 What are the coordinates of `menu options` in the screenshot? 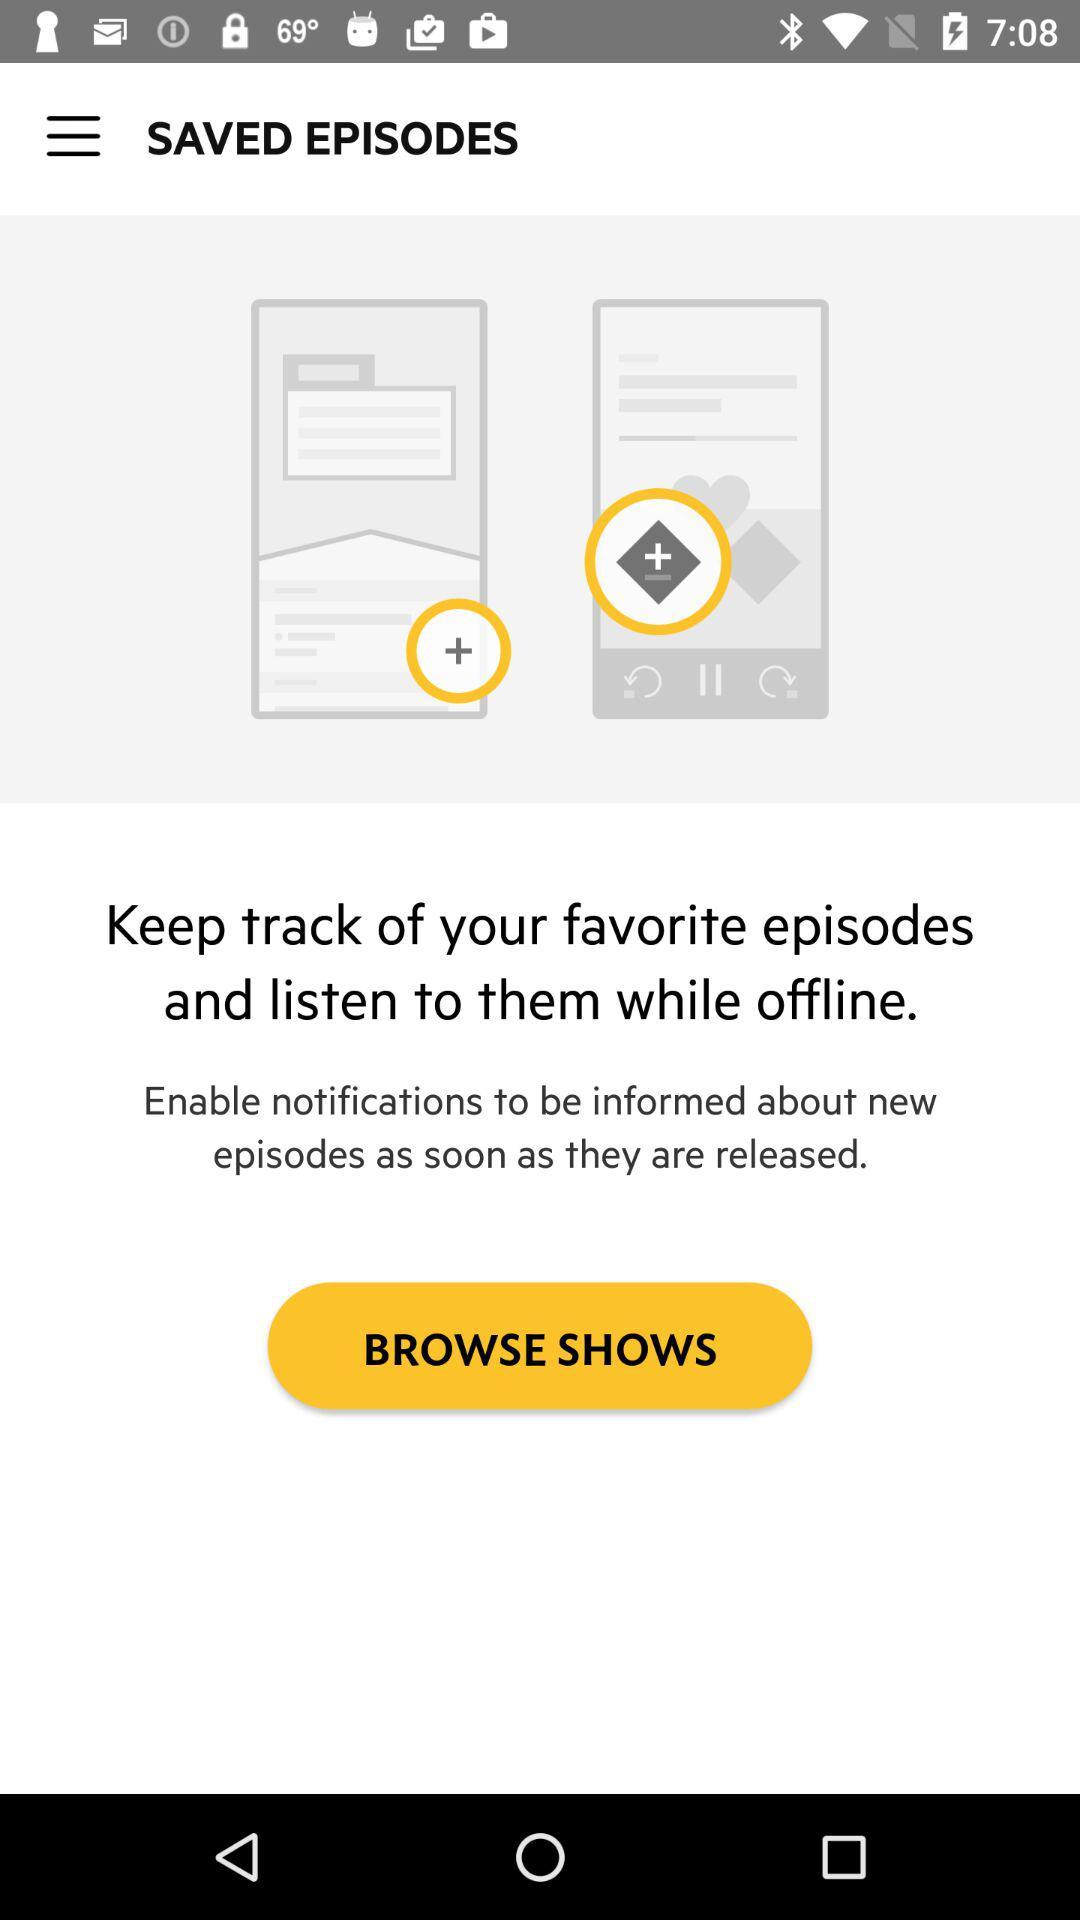 It's located at (72, 135).